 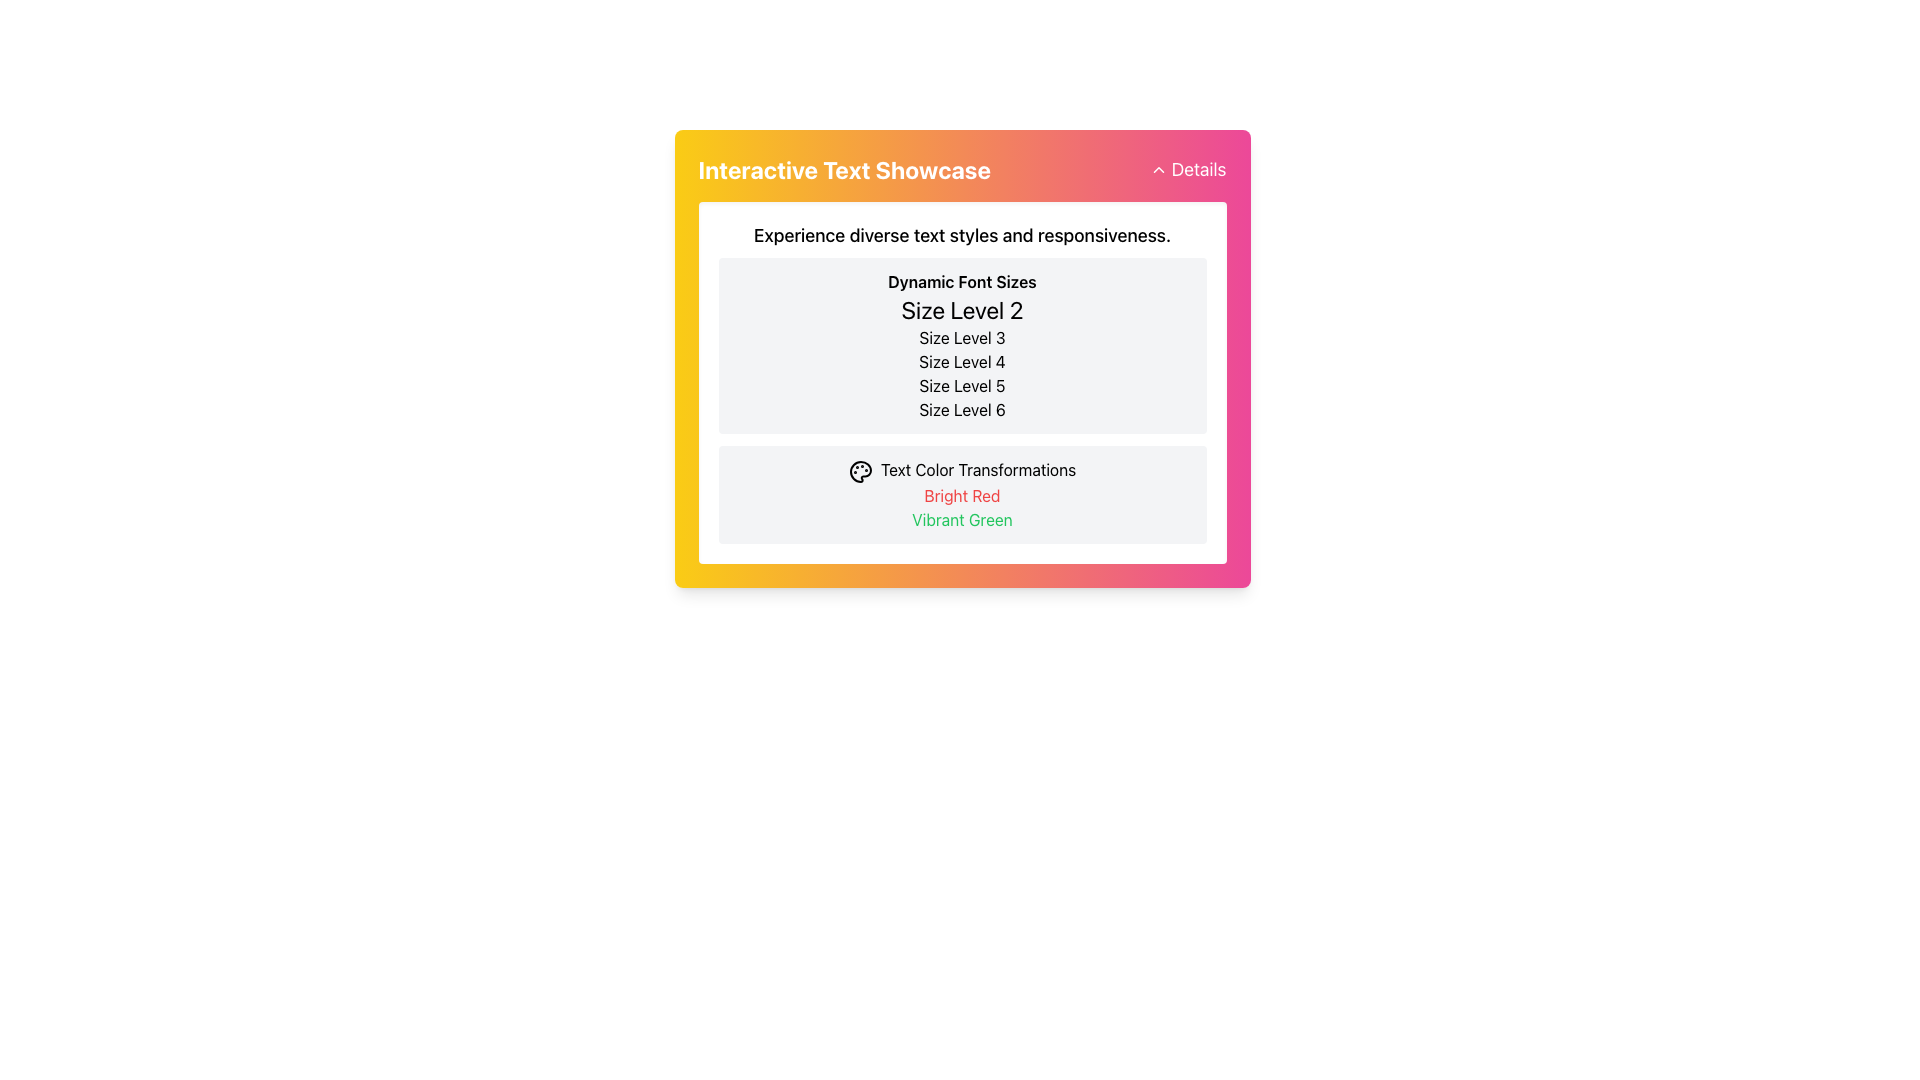 I want to click on the fourth text element in the vertical list, which is positioned below 'Size Level 3' and above 'Size Level 5', demonstrating dynamic font scaling, so click(x=962, y=362).